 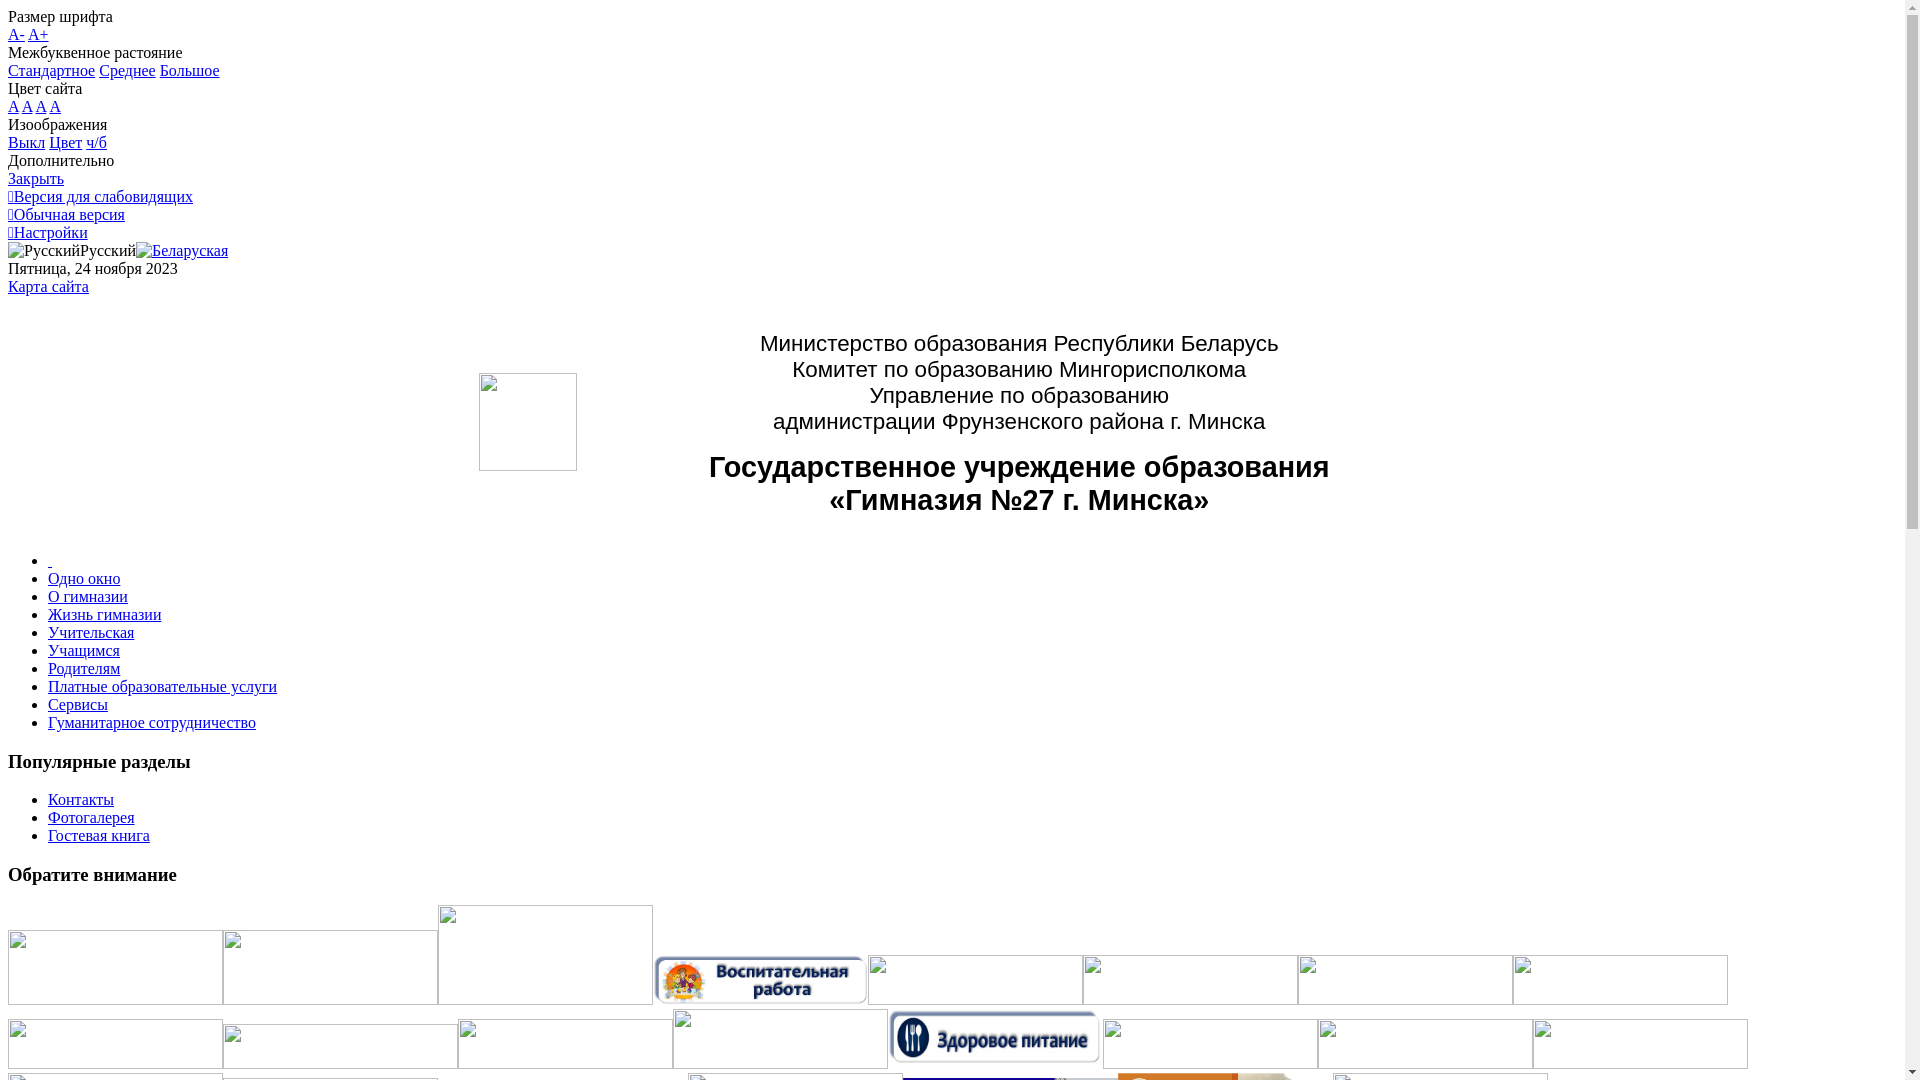 I want to click on 'A', so click(x=41, y=106).